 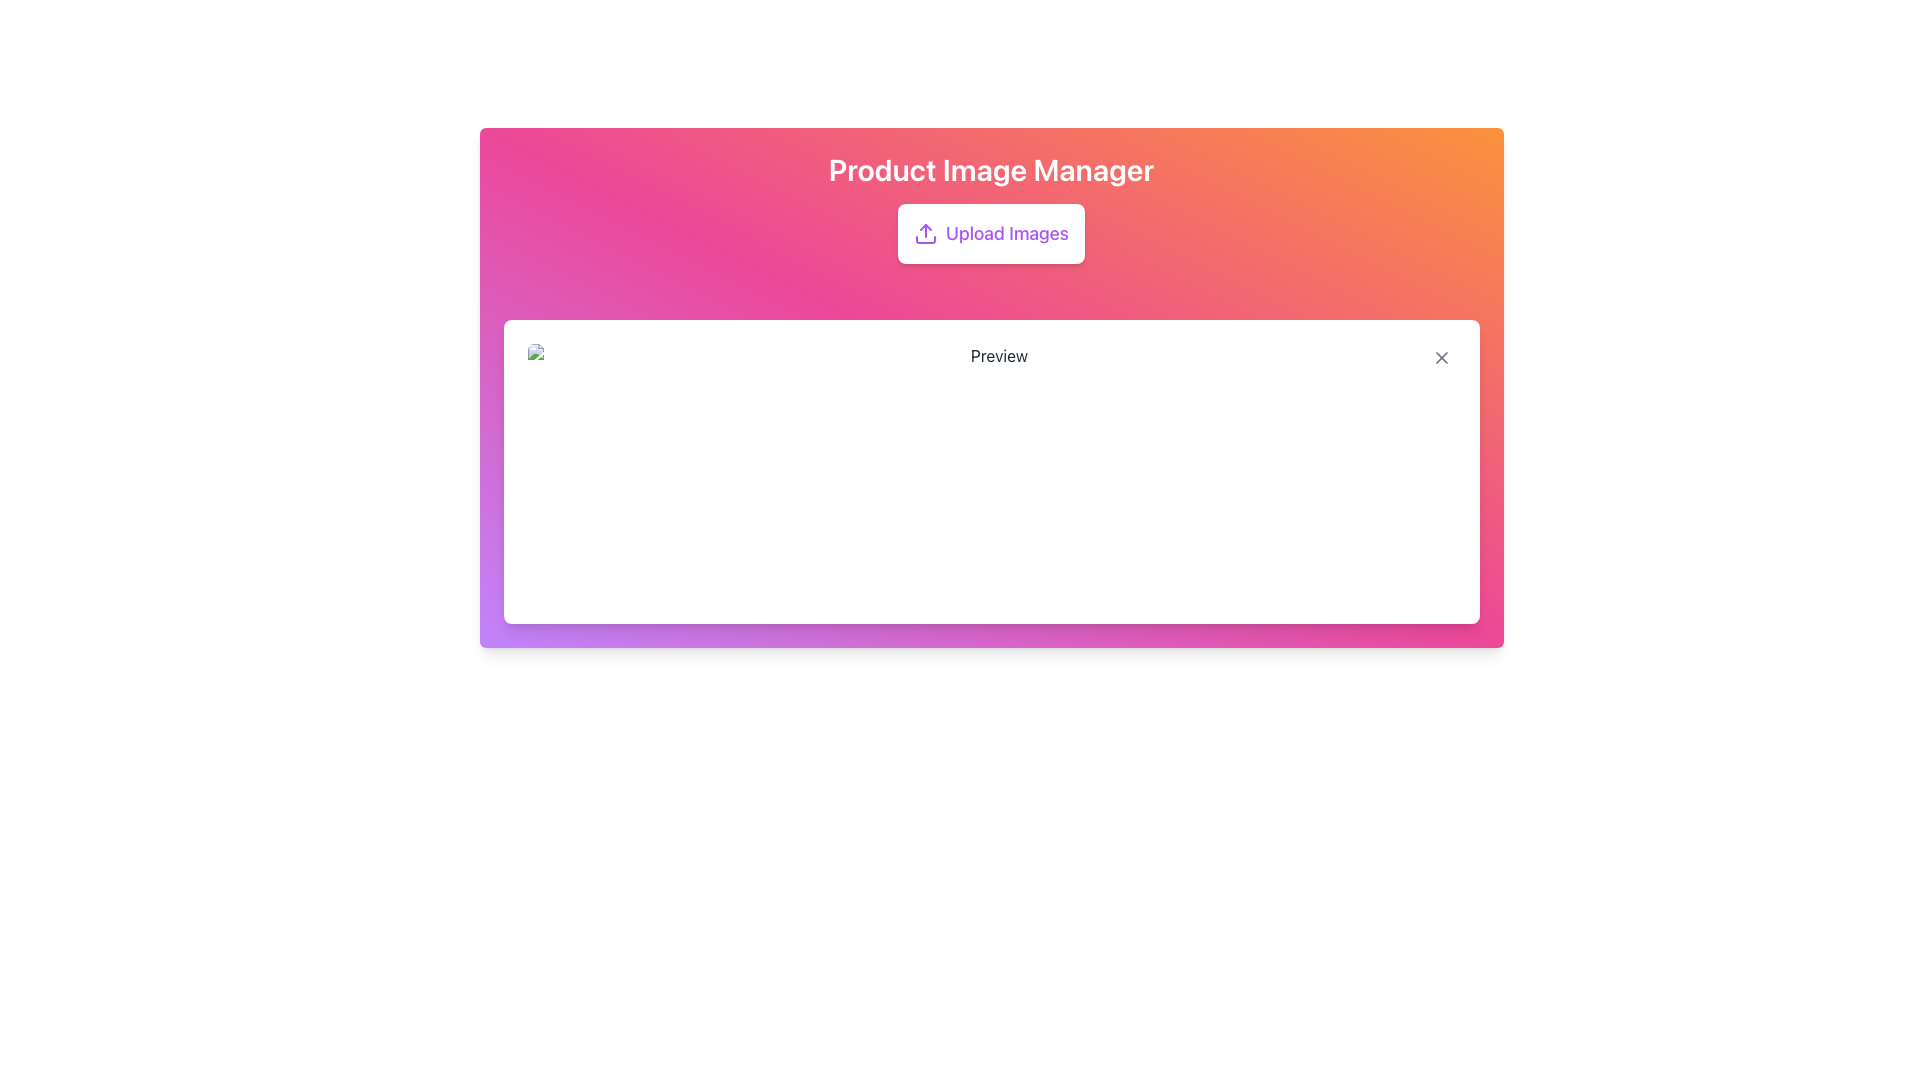 What do you see at coordinates (991, 233) in the screenshot?
I see `the 'Upload' button located centrally within the orange-to-purple gradient panel, directly below the header text 'Product Image Manager'` at bounding box center [991, 233].